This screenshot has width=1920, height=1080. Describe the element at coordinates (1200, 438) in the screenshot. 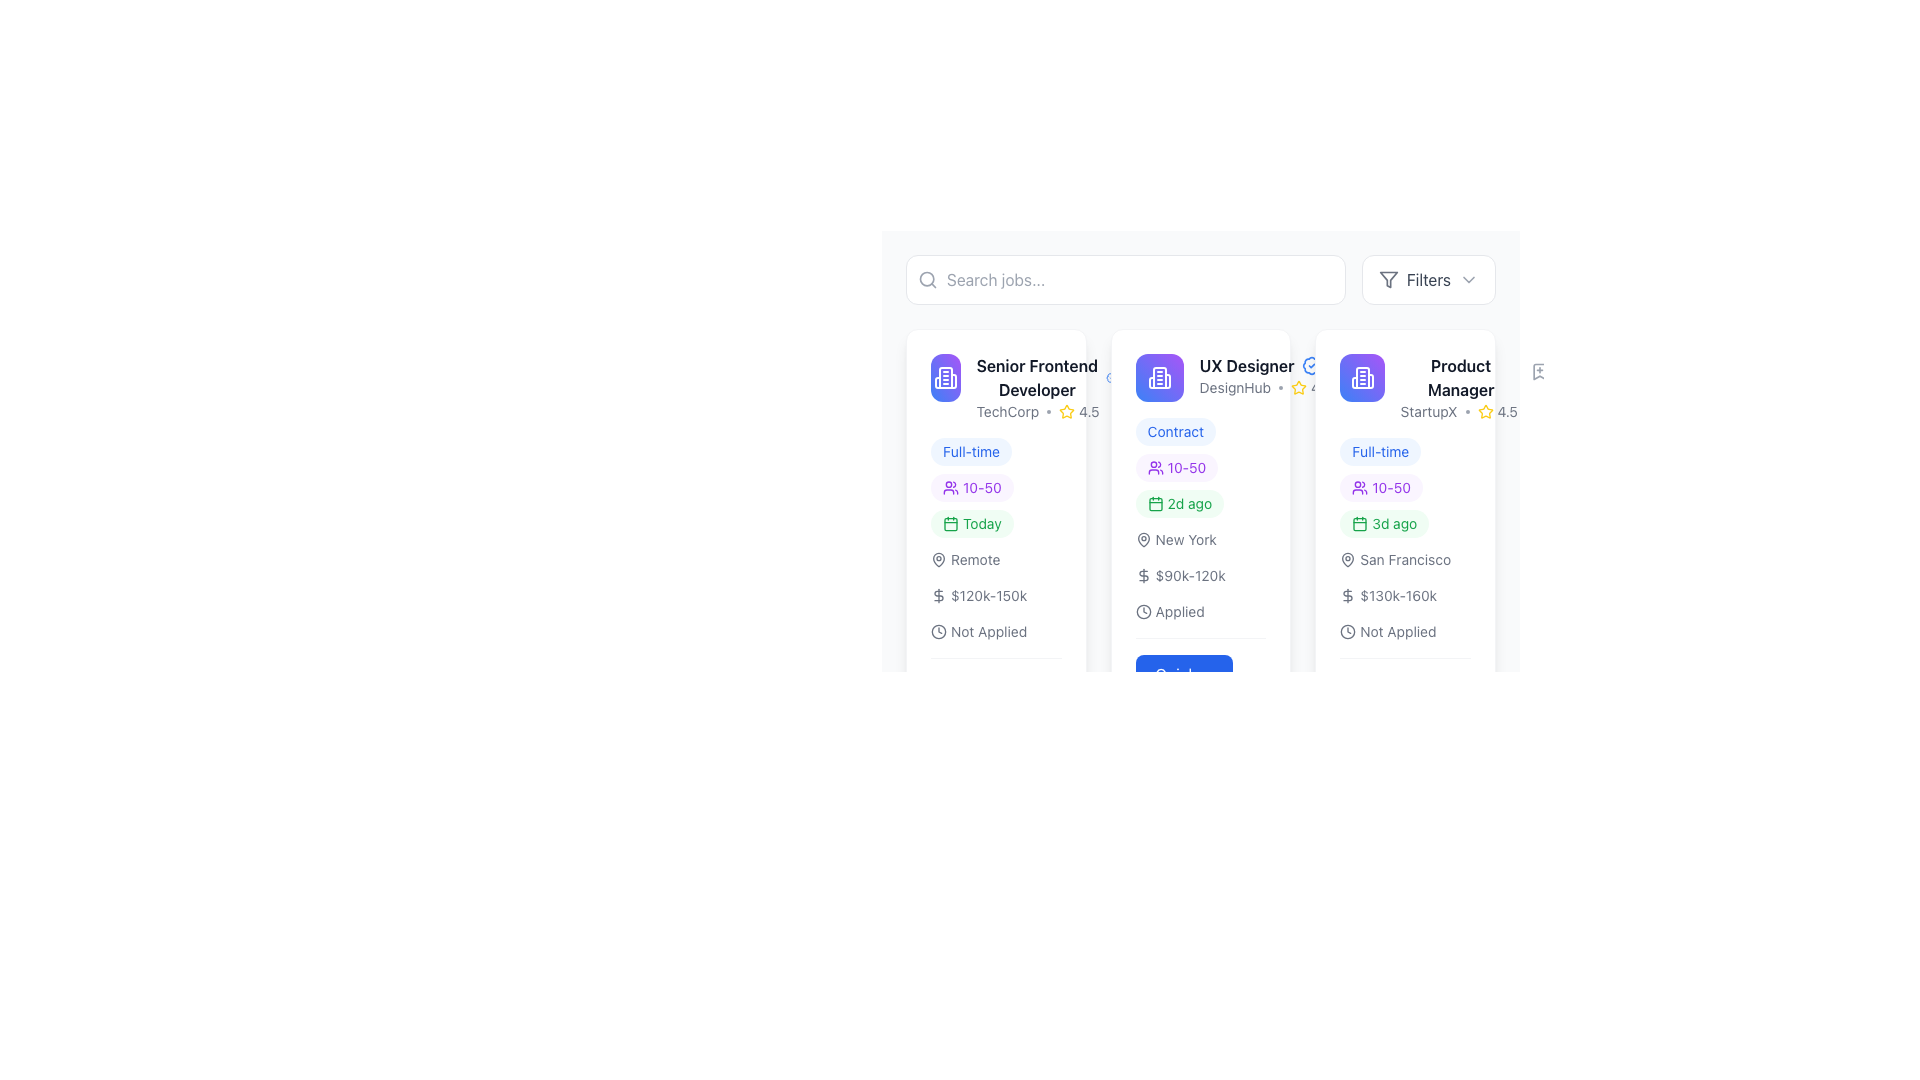

I see `the second card UI component` at that location.